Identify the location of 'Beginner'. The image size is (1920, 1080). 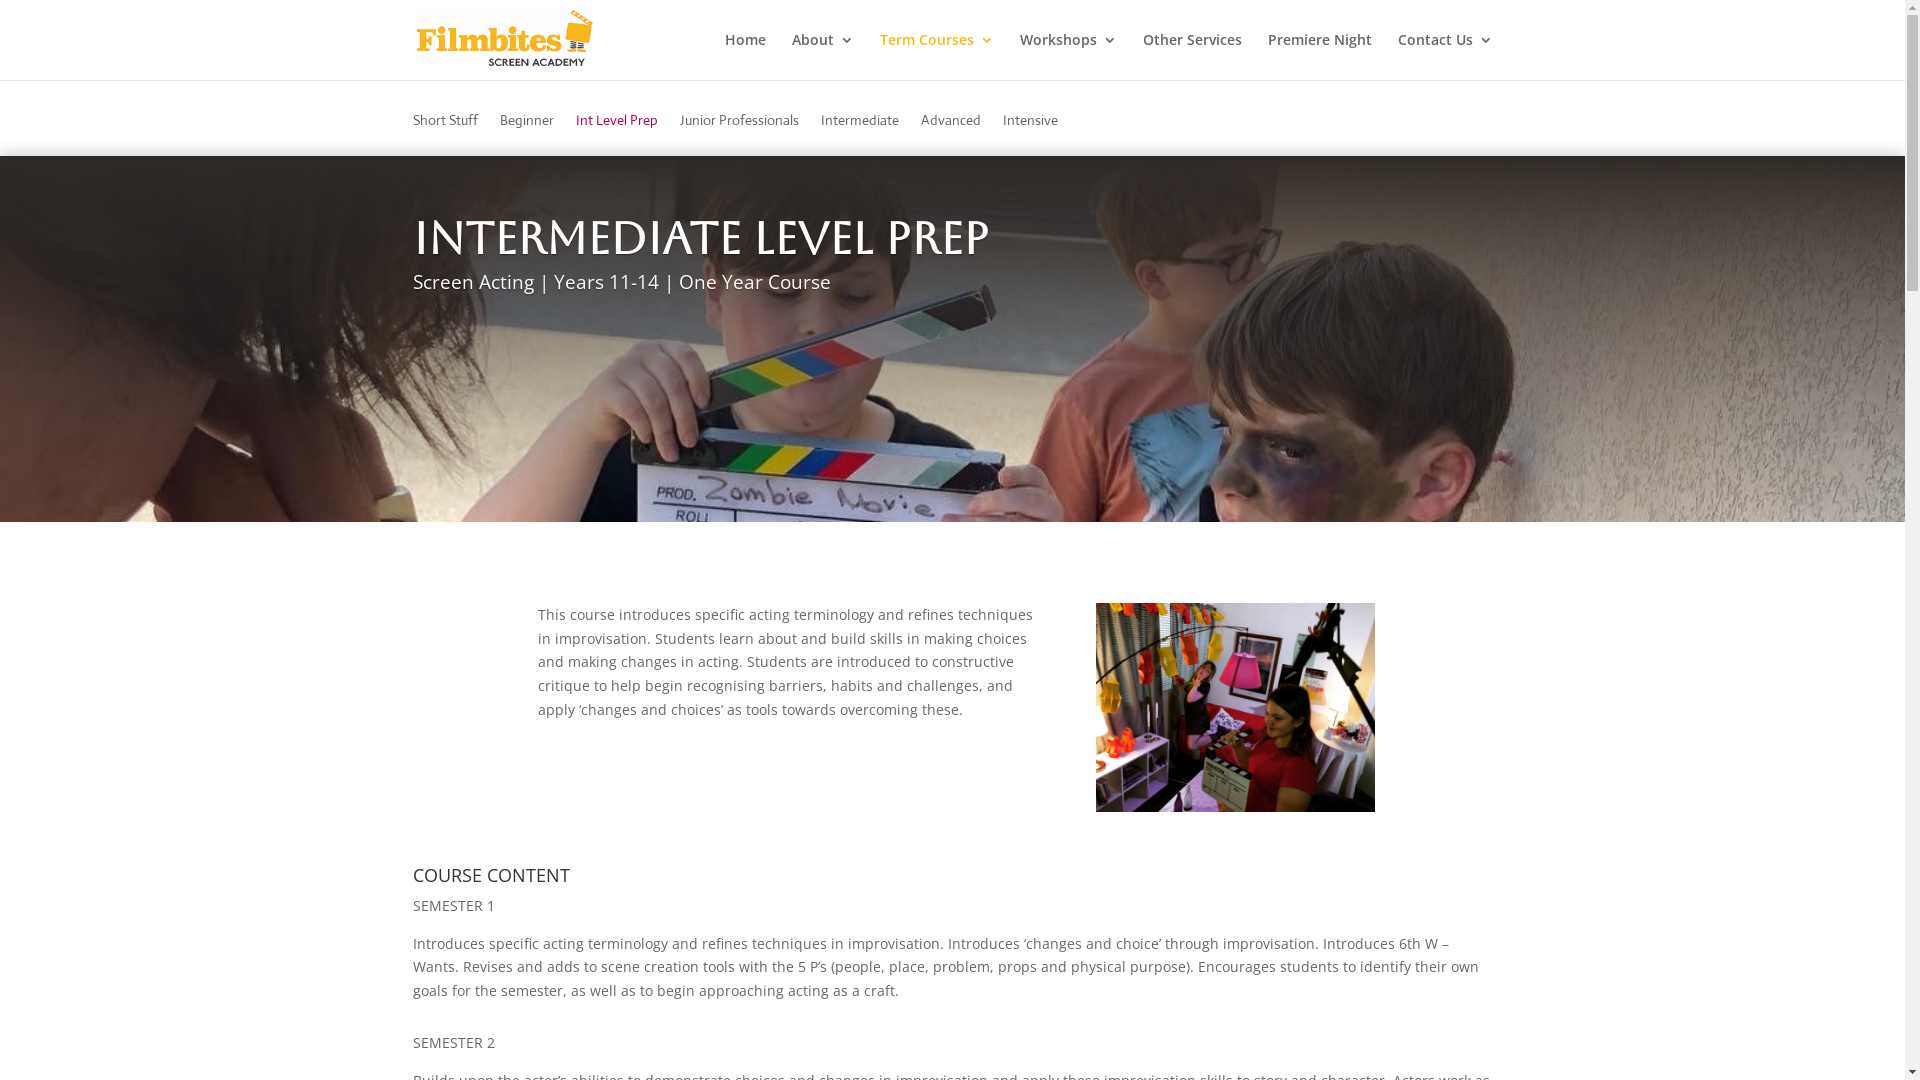
(527, 134).